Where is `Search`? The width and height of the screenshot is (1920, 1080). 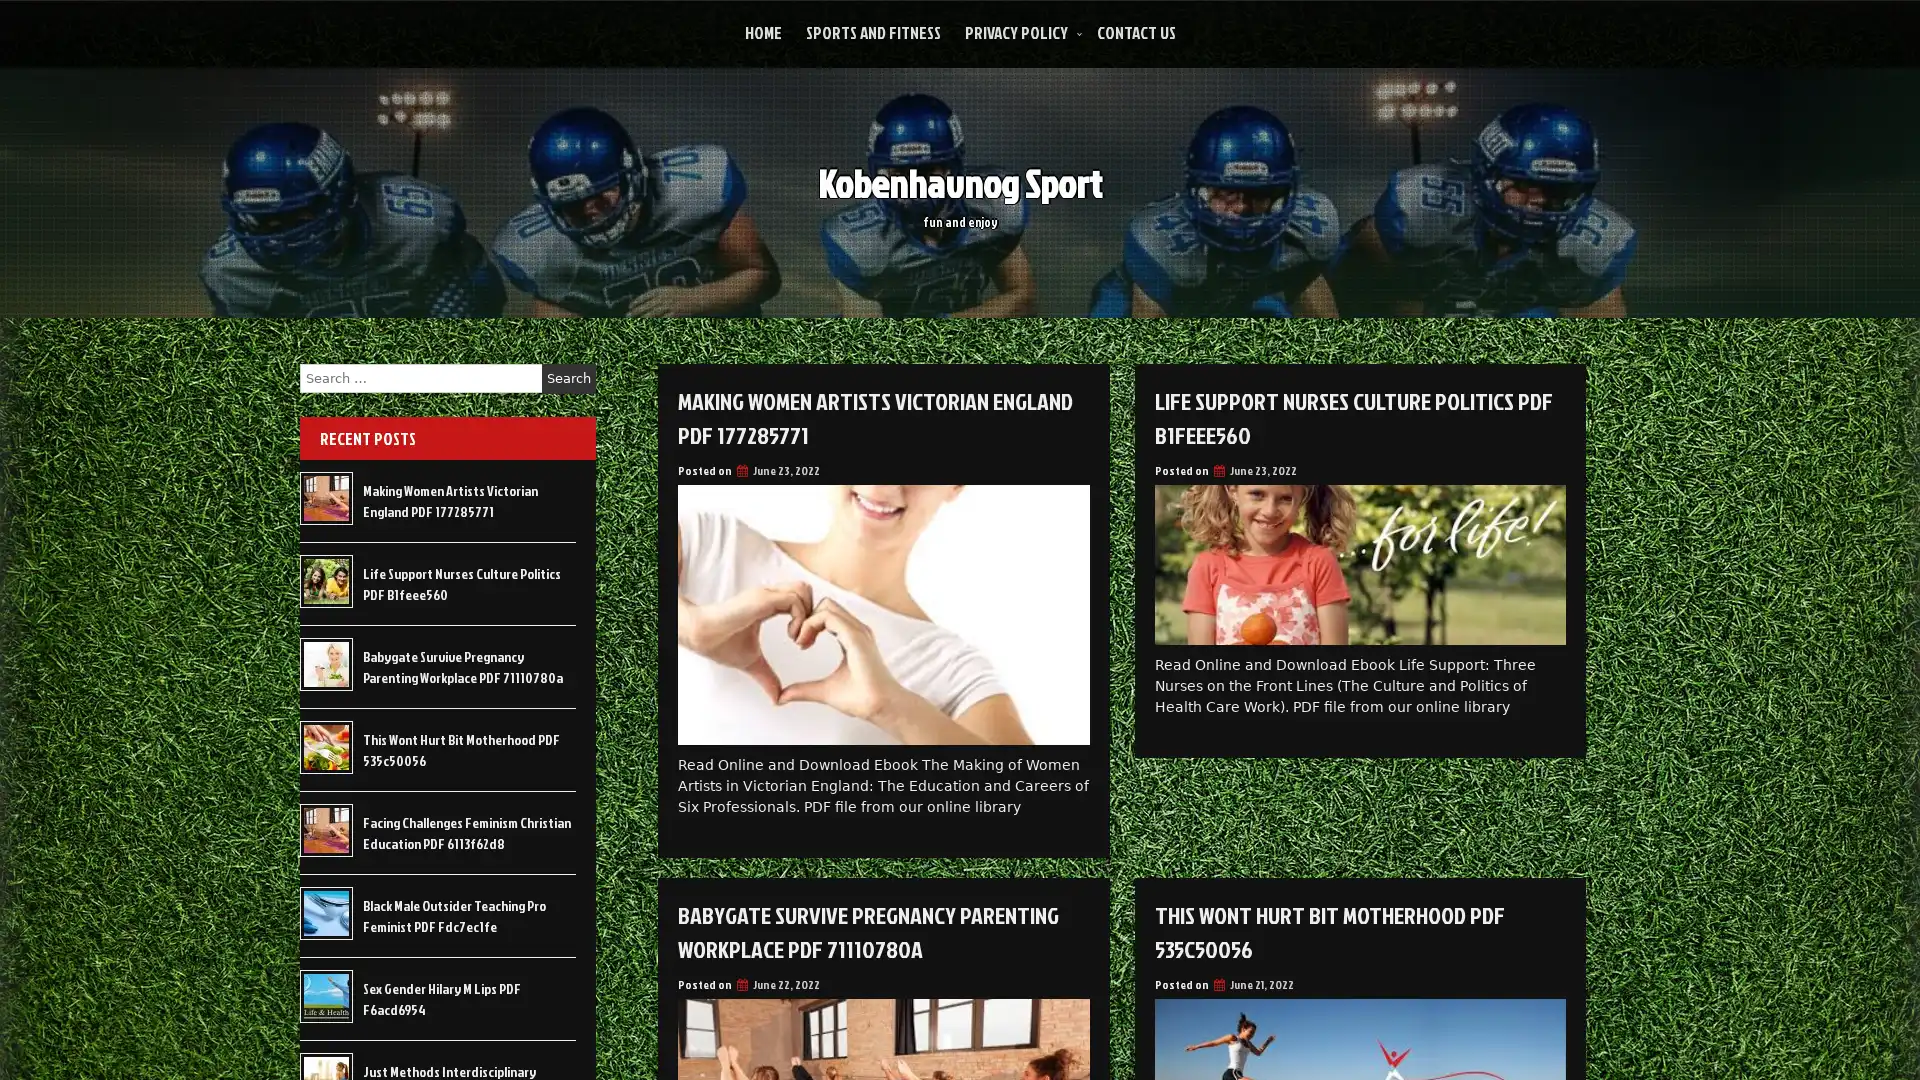 Search is located at coordinates (568, 378).